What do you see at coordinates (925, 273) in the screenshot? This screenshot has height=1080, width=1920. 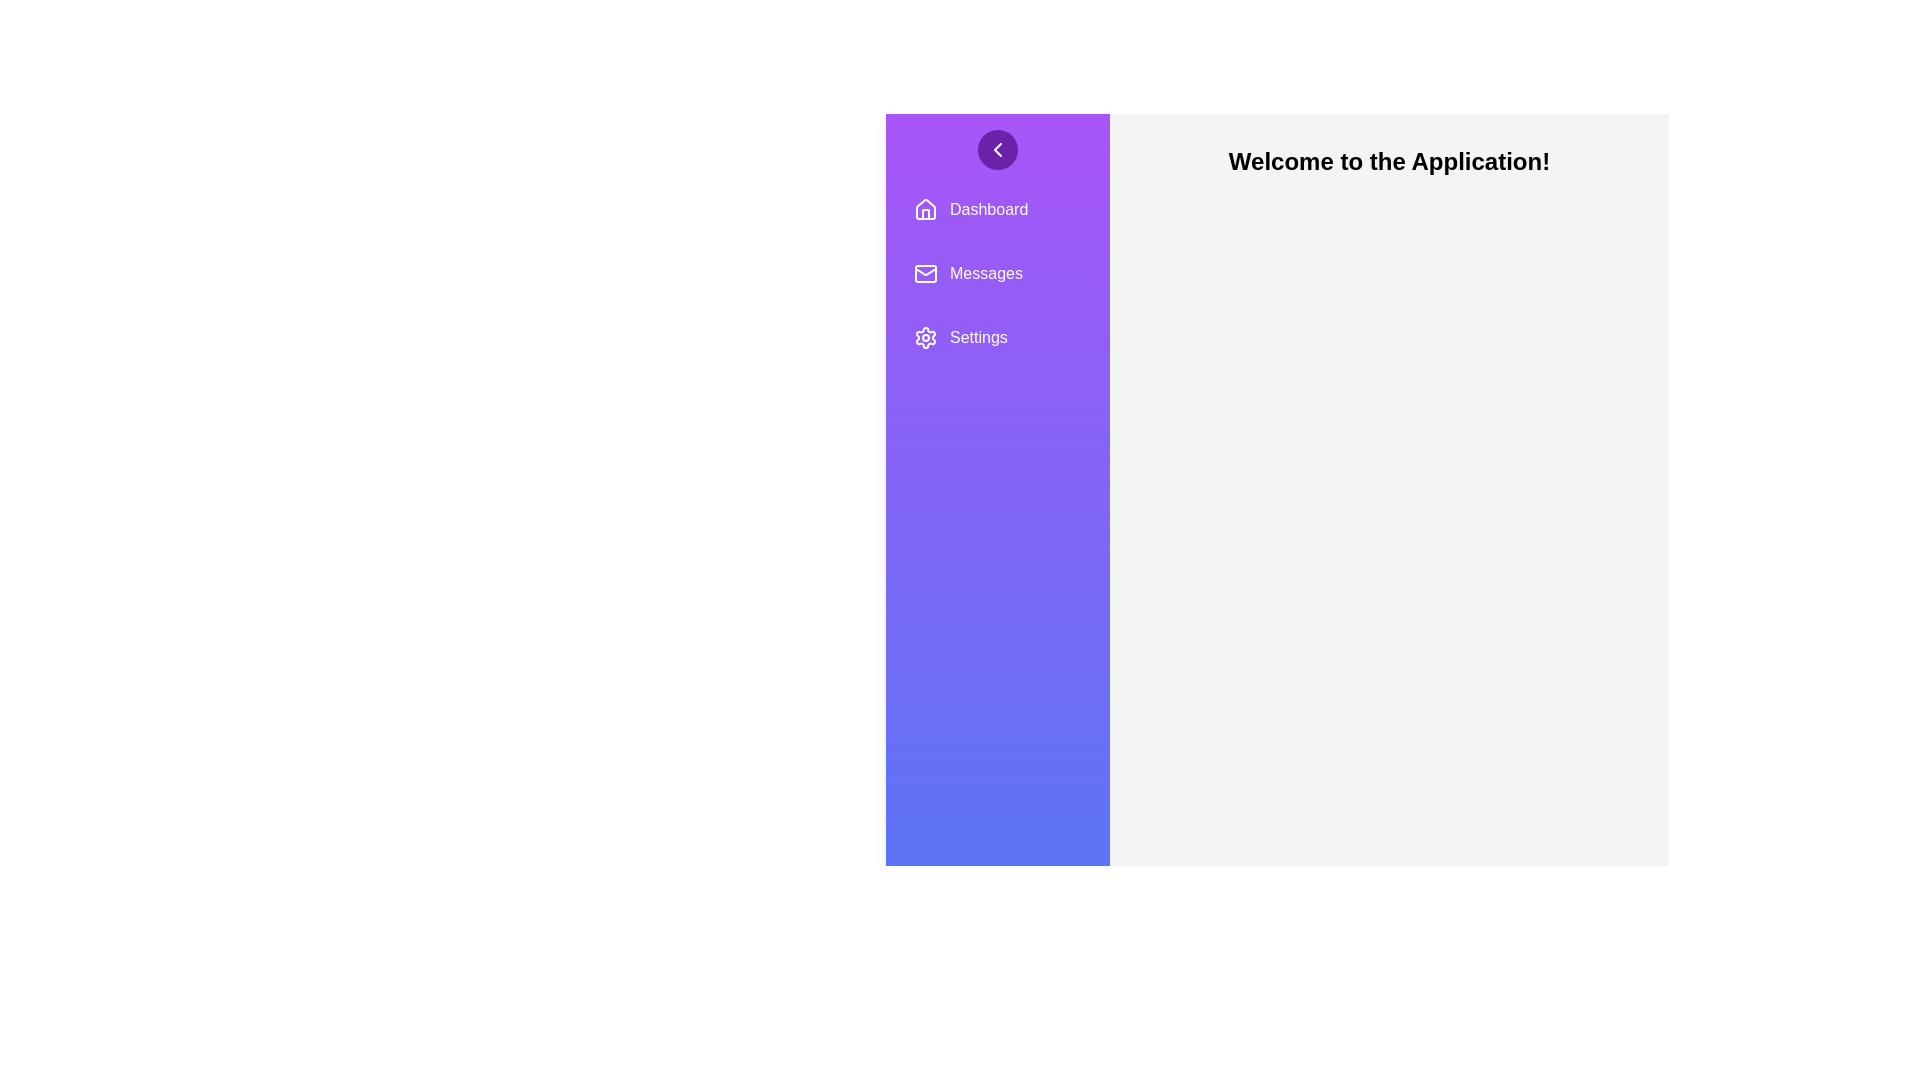 I see `the 'Messages' icon in the side navigation menu, which visually represents the messaging functionality of the application` at bounding box center [925, 273].